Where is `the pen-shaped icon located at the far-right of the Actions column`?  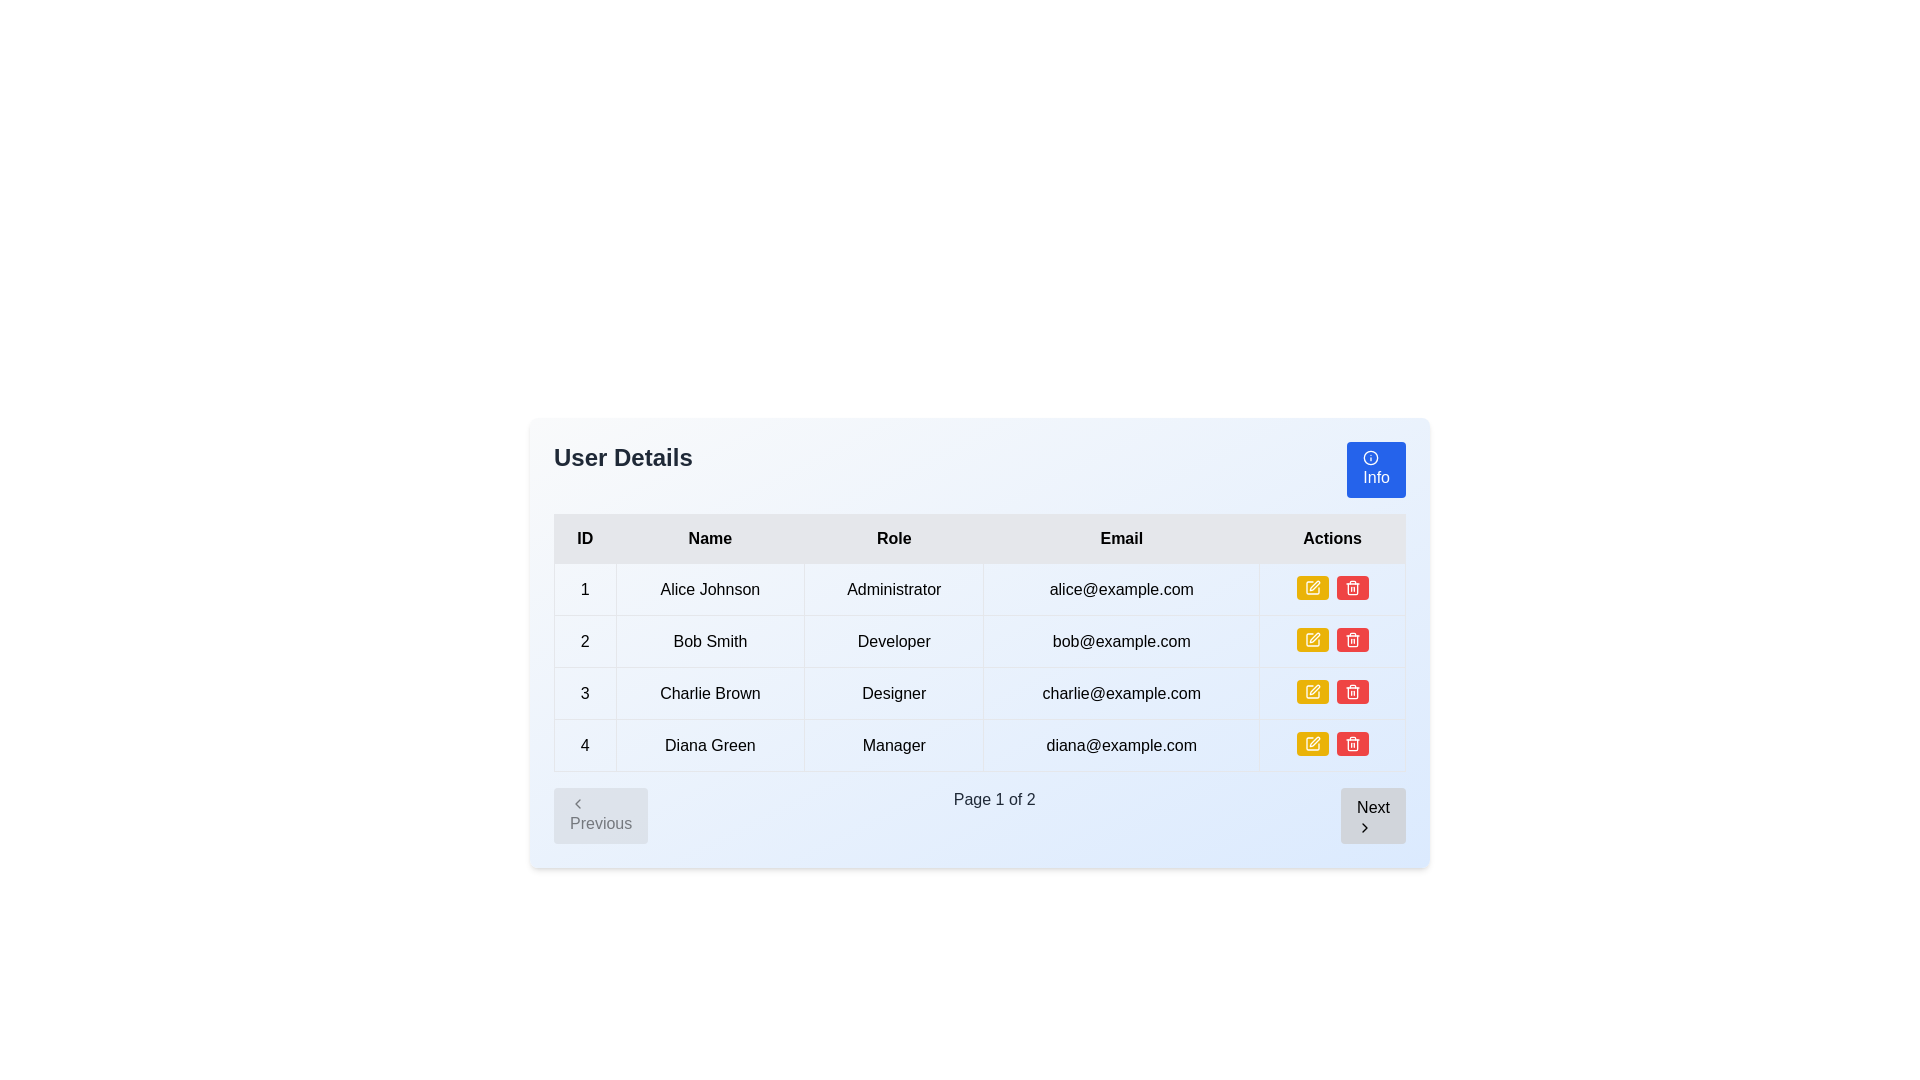
the pen-shaped icon located at the far-right of the Actions column is located at coordinates (1314, 741).